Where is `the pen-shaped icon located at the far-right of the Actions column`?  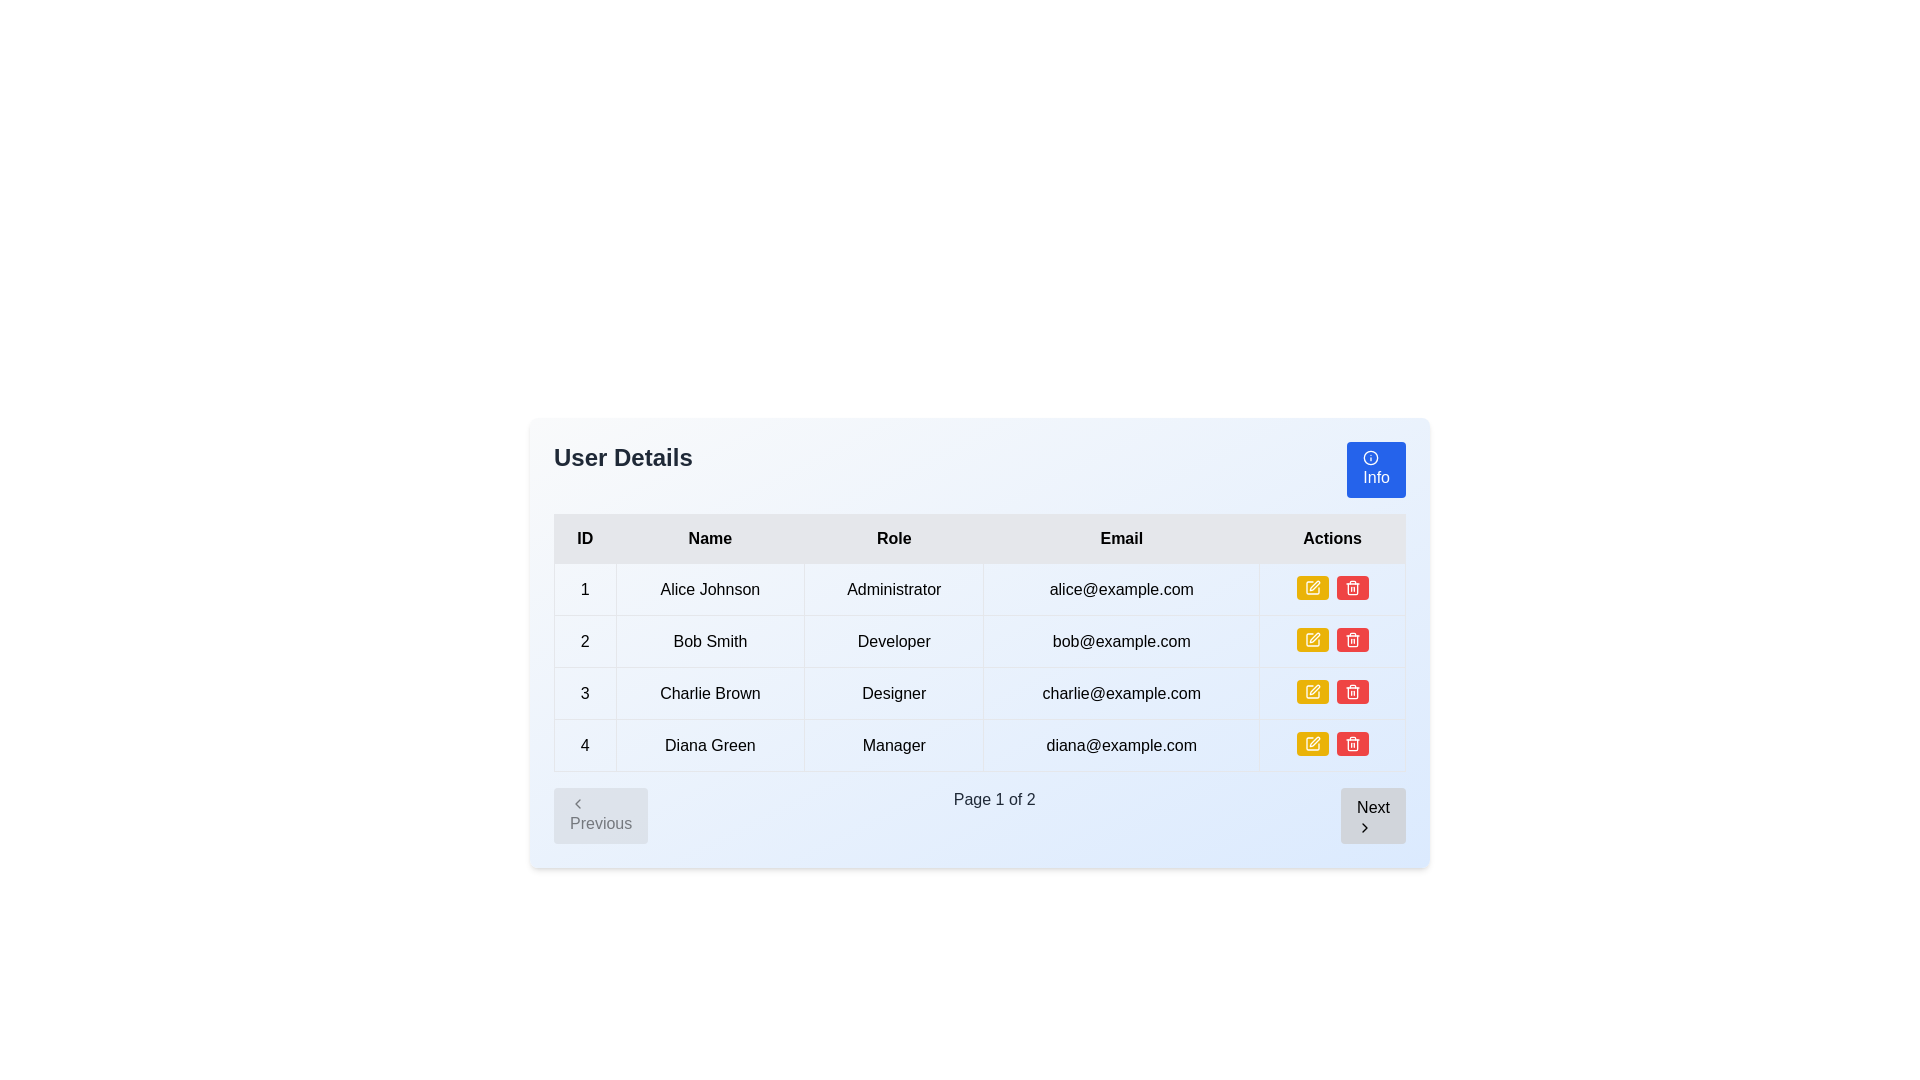
the pen-shaped icon located at the far-right of the Actions column is located at coordinates (1314, 741).